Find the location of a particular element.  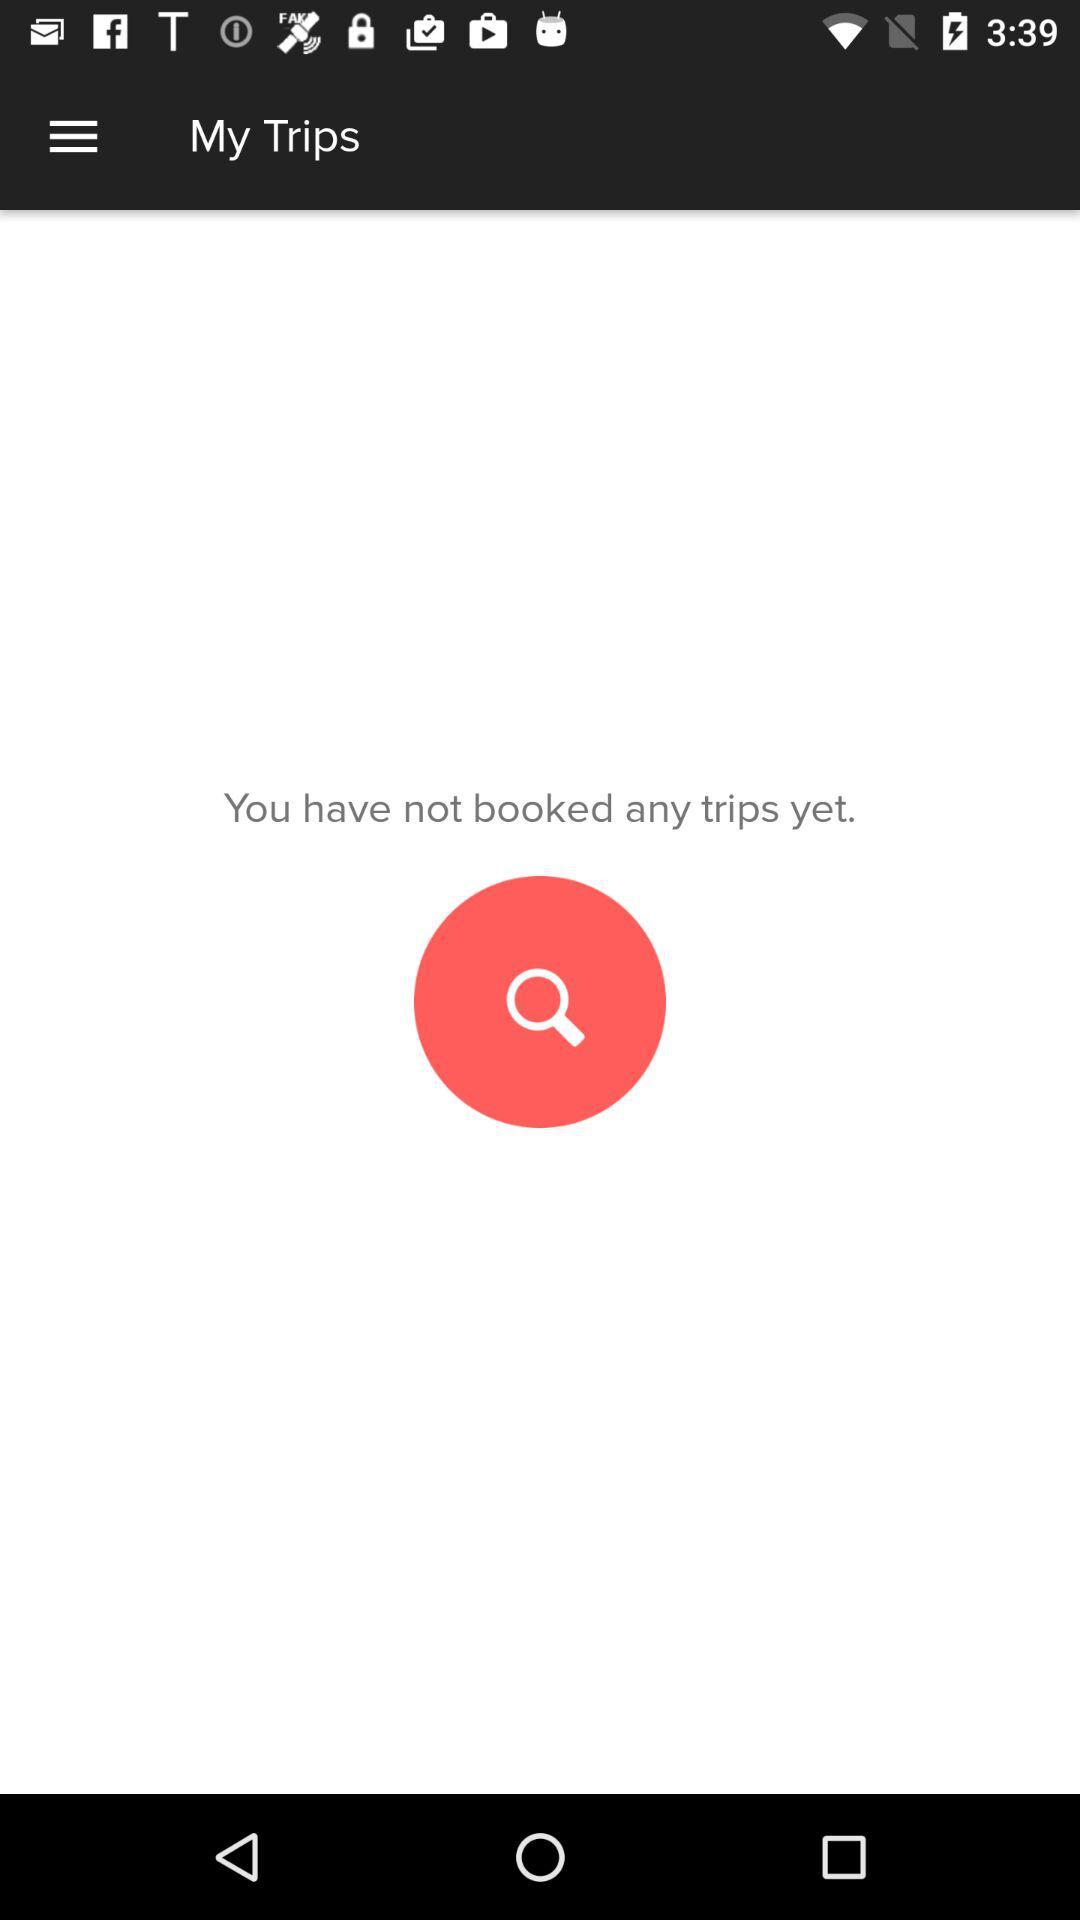

icon below the you have not item is located at coordinates (540, 1002).